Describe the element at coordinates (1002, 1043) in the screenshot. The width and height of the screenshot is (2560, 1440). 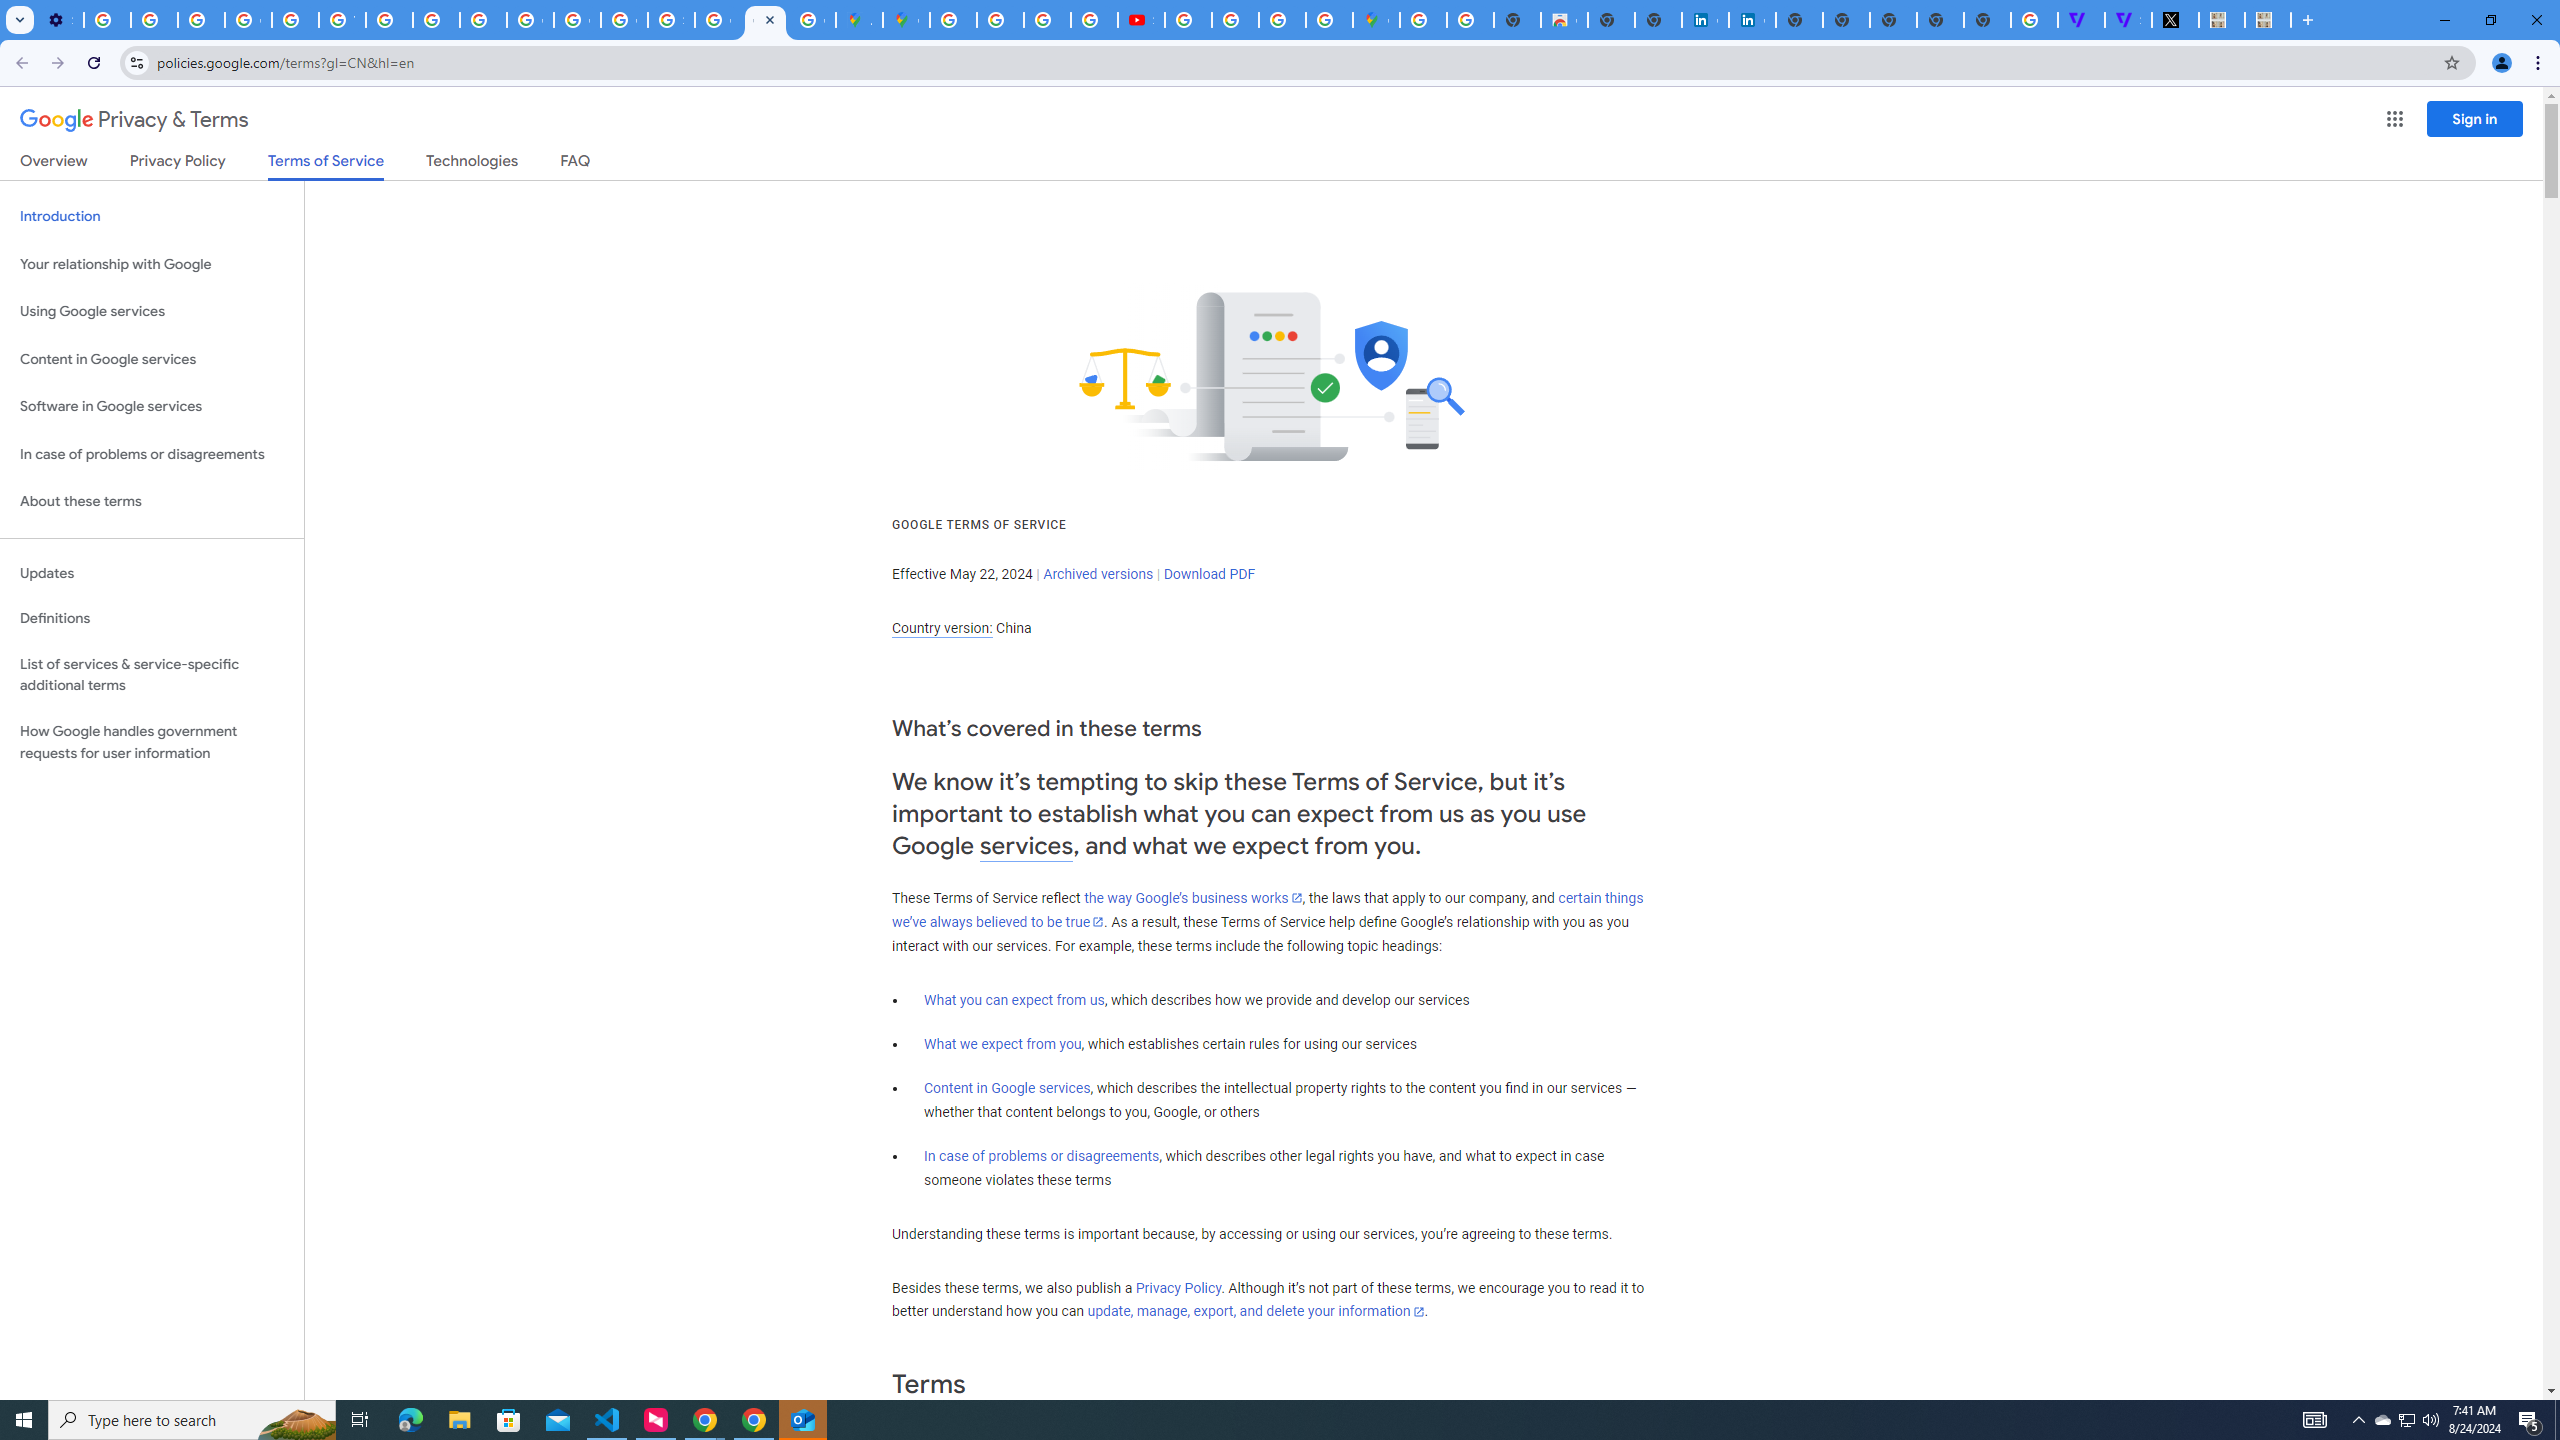
I see `'What we expect from you'` at that location.